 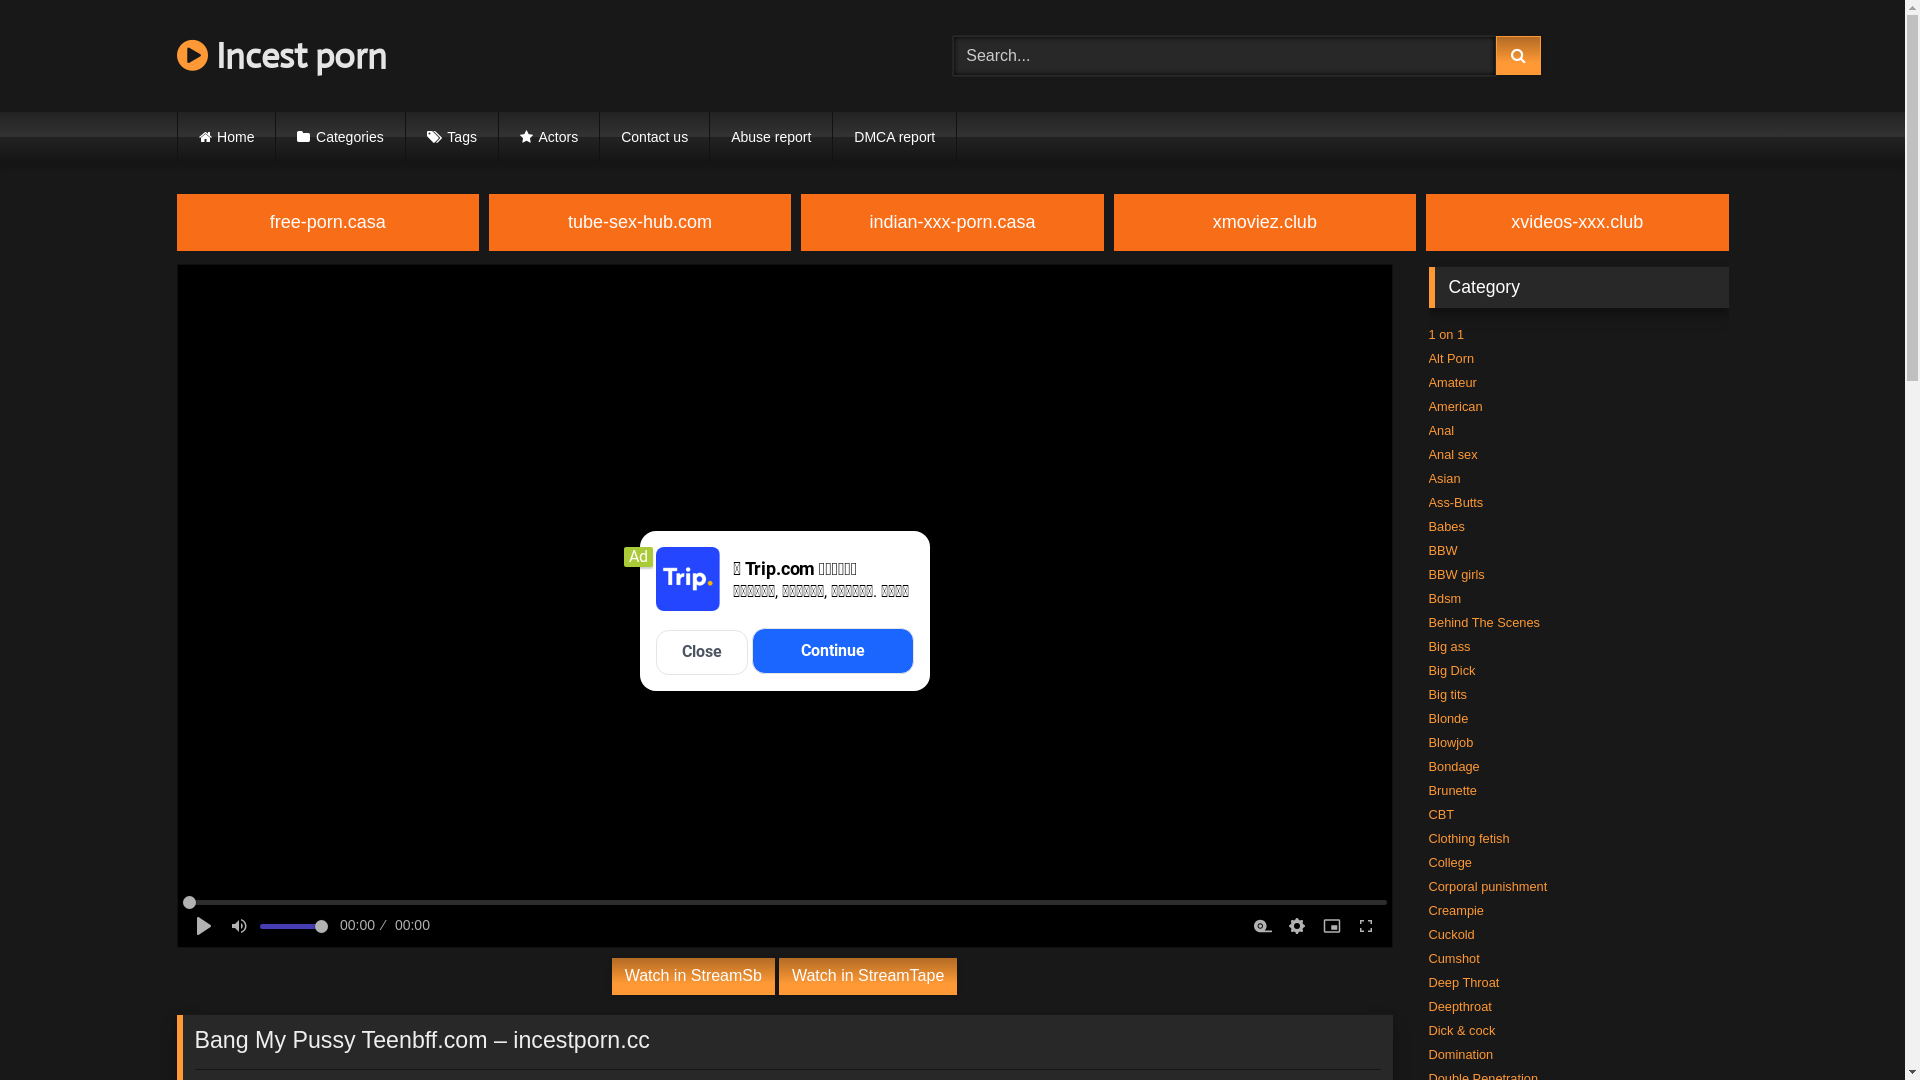 What do you see at coordinates (1427, 1053) in the screenshot?
I see `'Domination'` at bounding box center [1427, 1053].